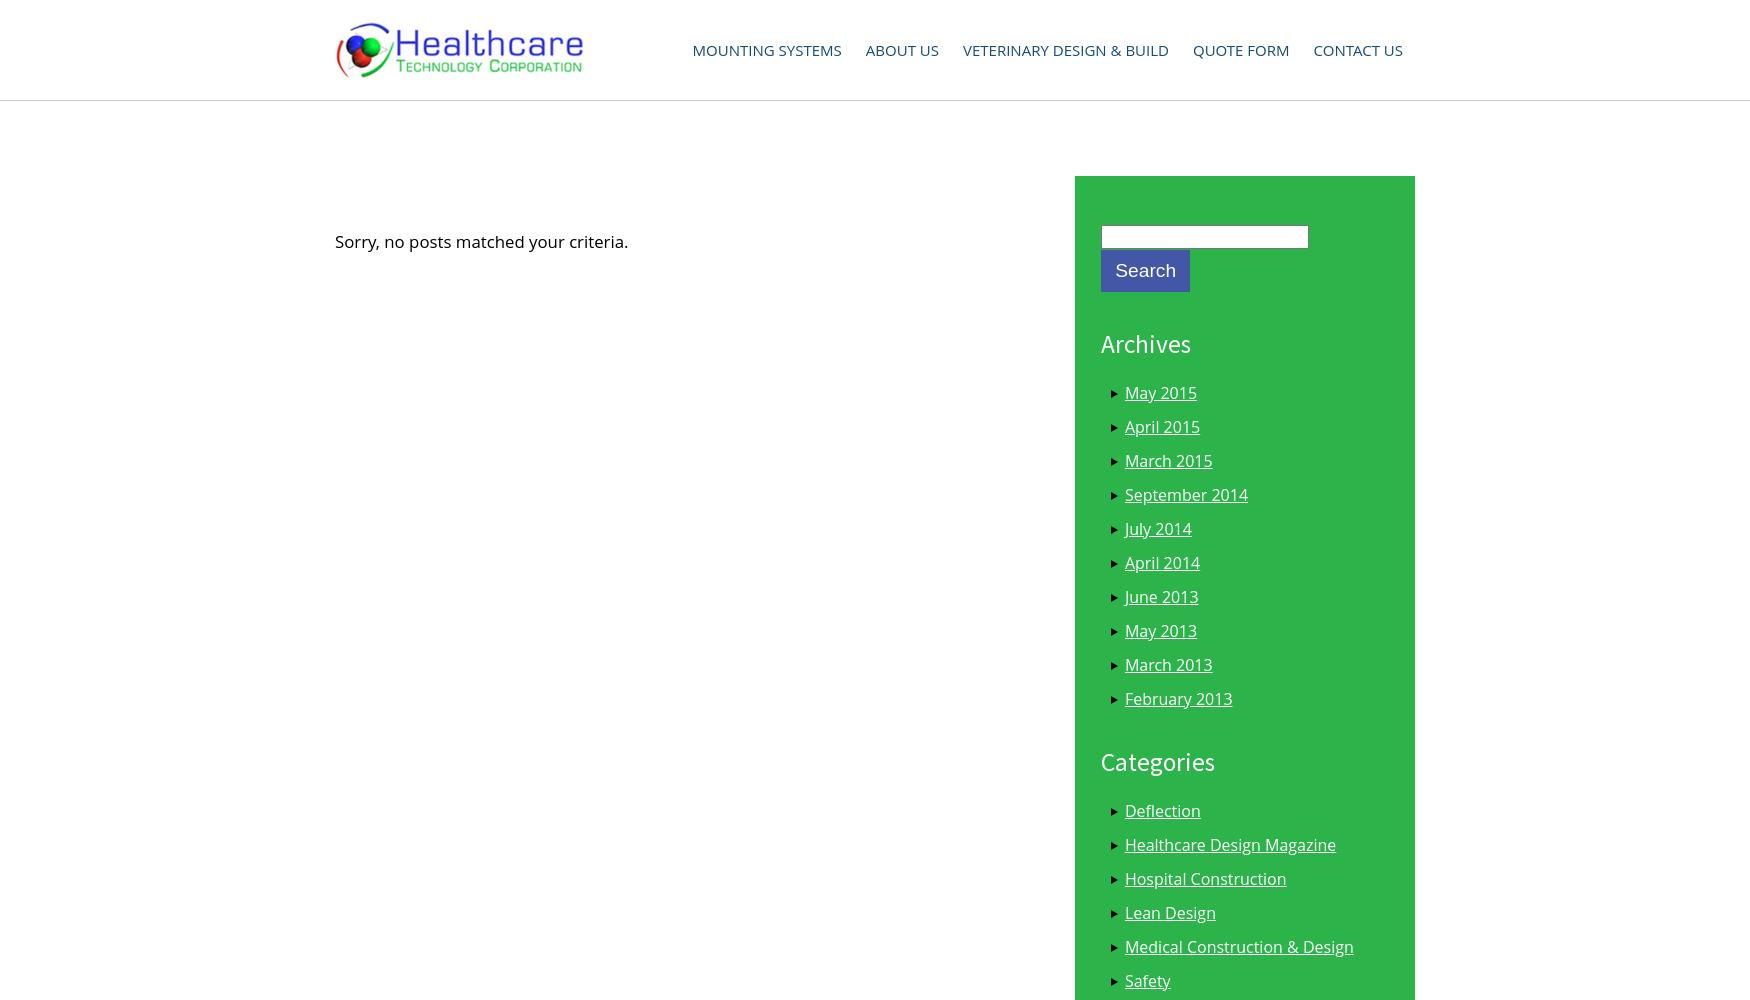 The height and width of the screenshot is (1000, 1750). Describe the element at coordinates (1155, 761) in the screenshot. I see `'Categories'` at that location.